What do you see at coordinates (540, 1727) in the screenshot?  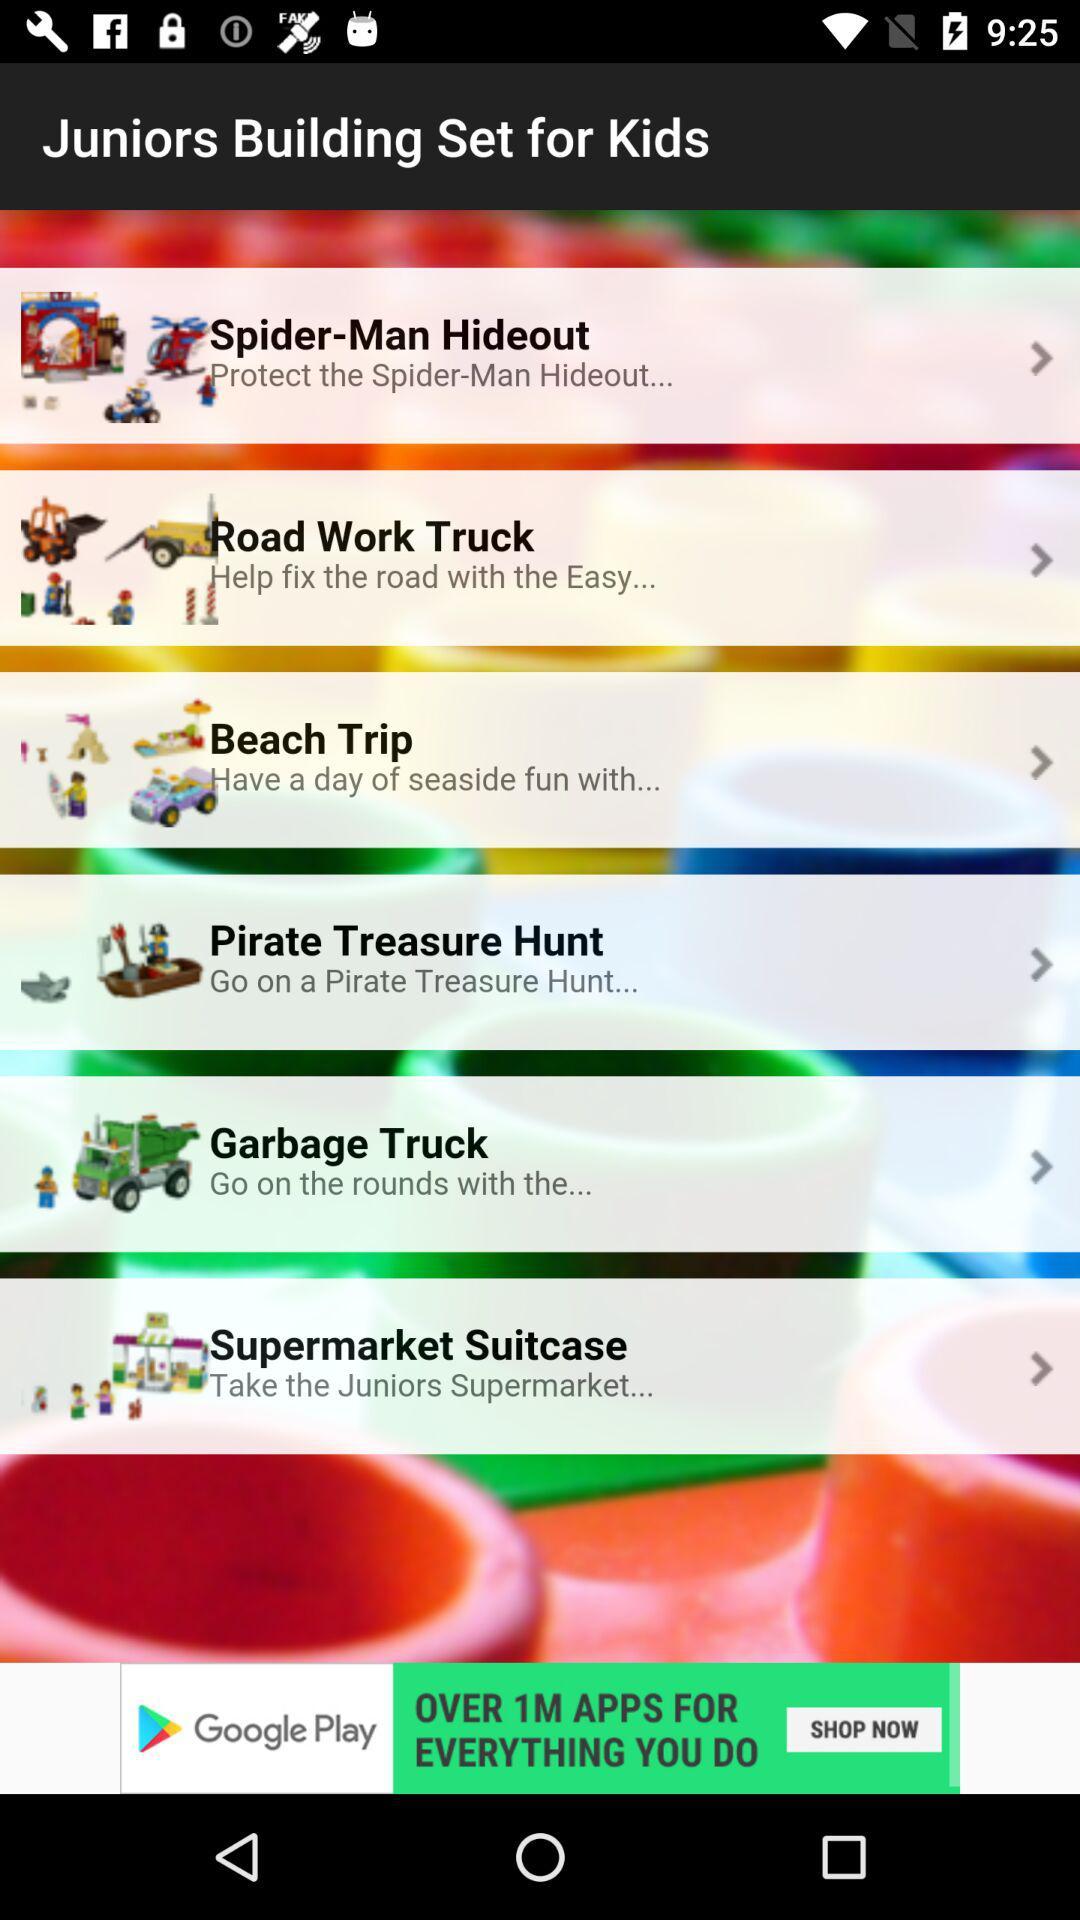 I see `advertisement` at bounding box center [540, 1727].